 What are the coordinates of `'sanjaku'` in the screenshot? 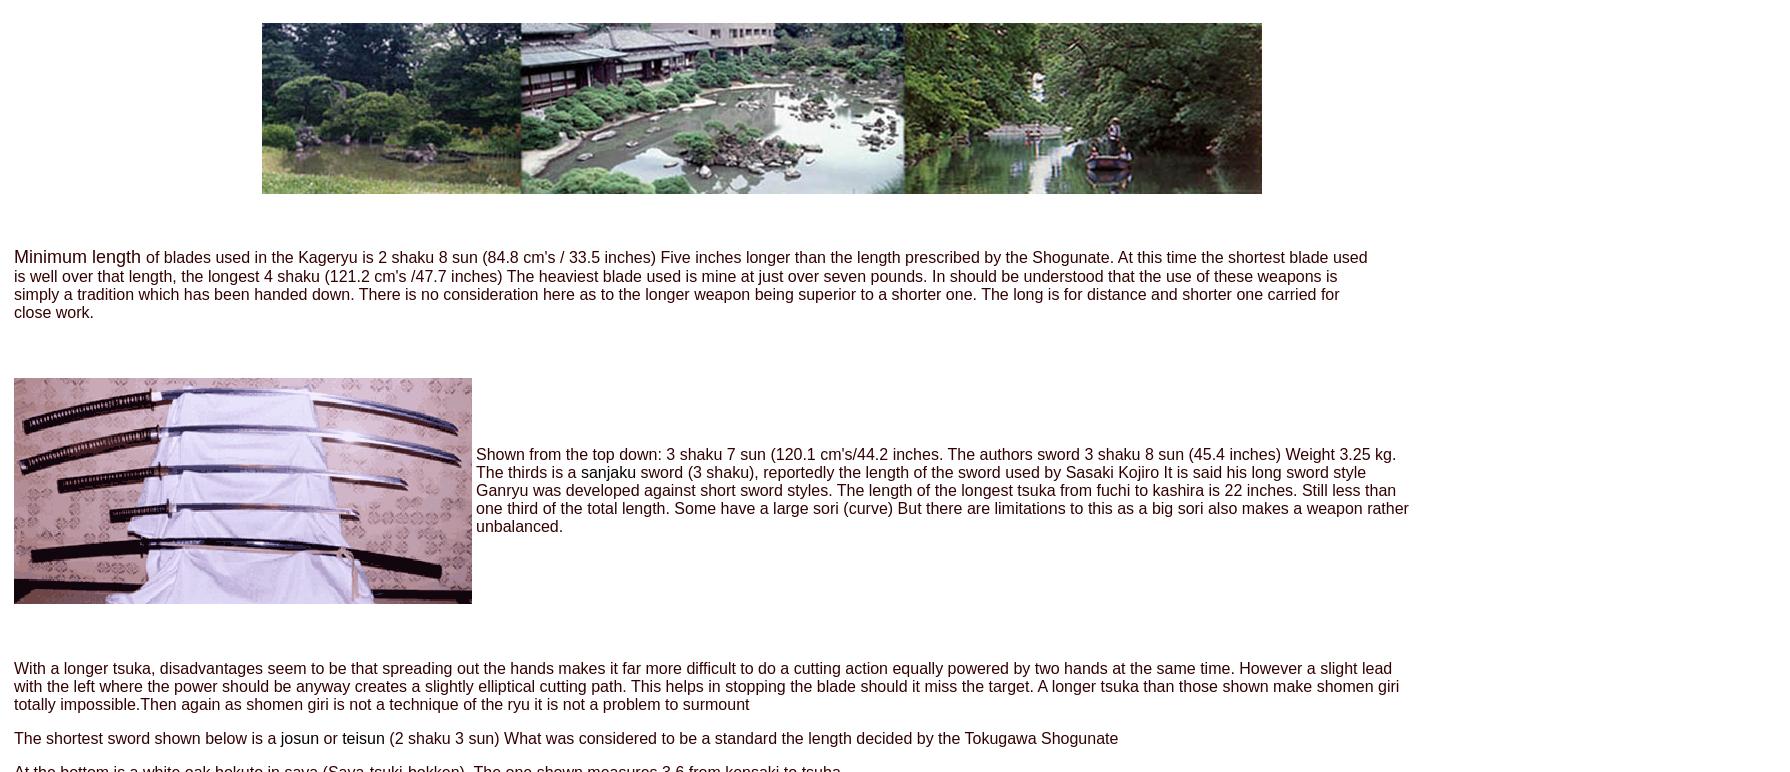 It's located at (607, 471).